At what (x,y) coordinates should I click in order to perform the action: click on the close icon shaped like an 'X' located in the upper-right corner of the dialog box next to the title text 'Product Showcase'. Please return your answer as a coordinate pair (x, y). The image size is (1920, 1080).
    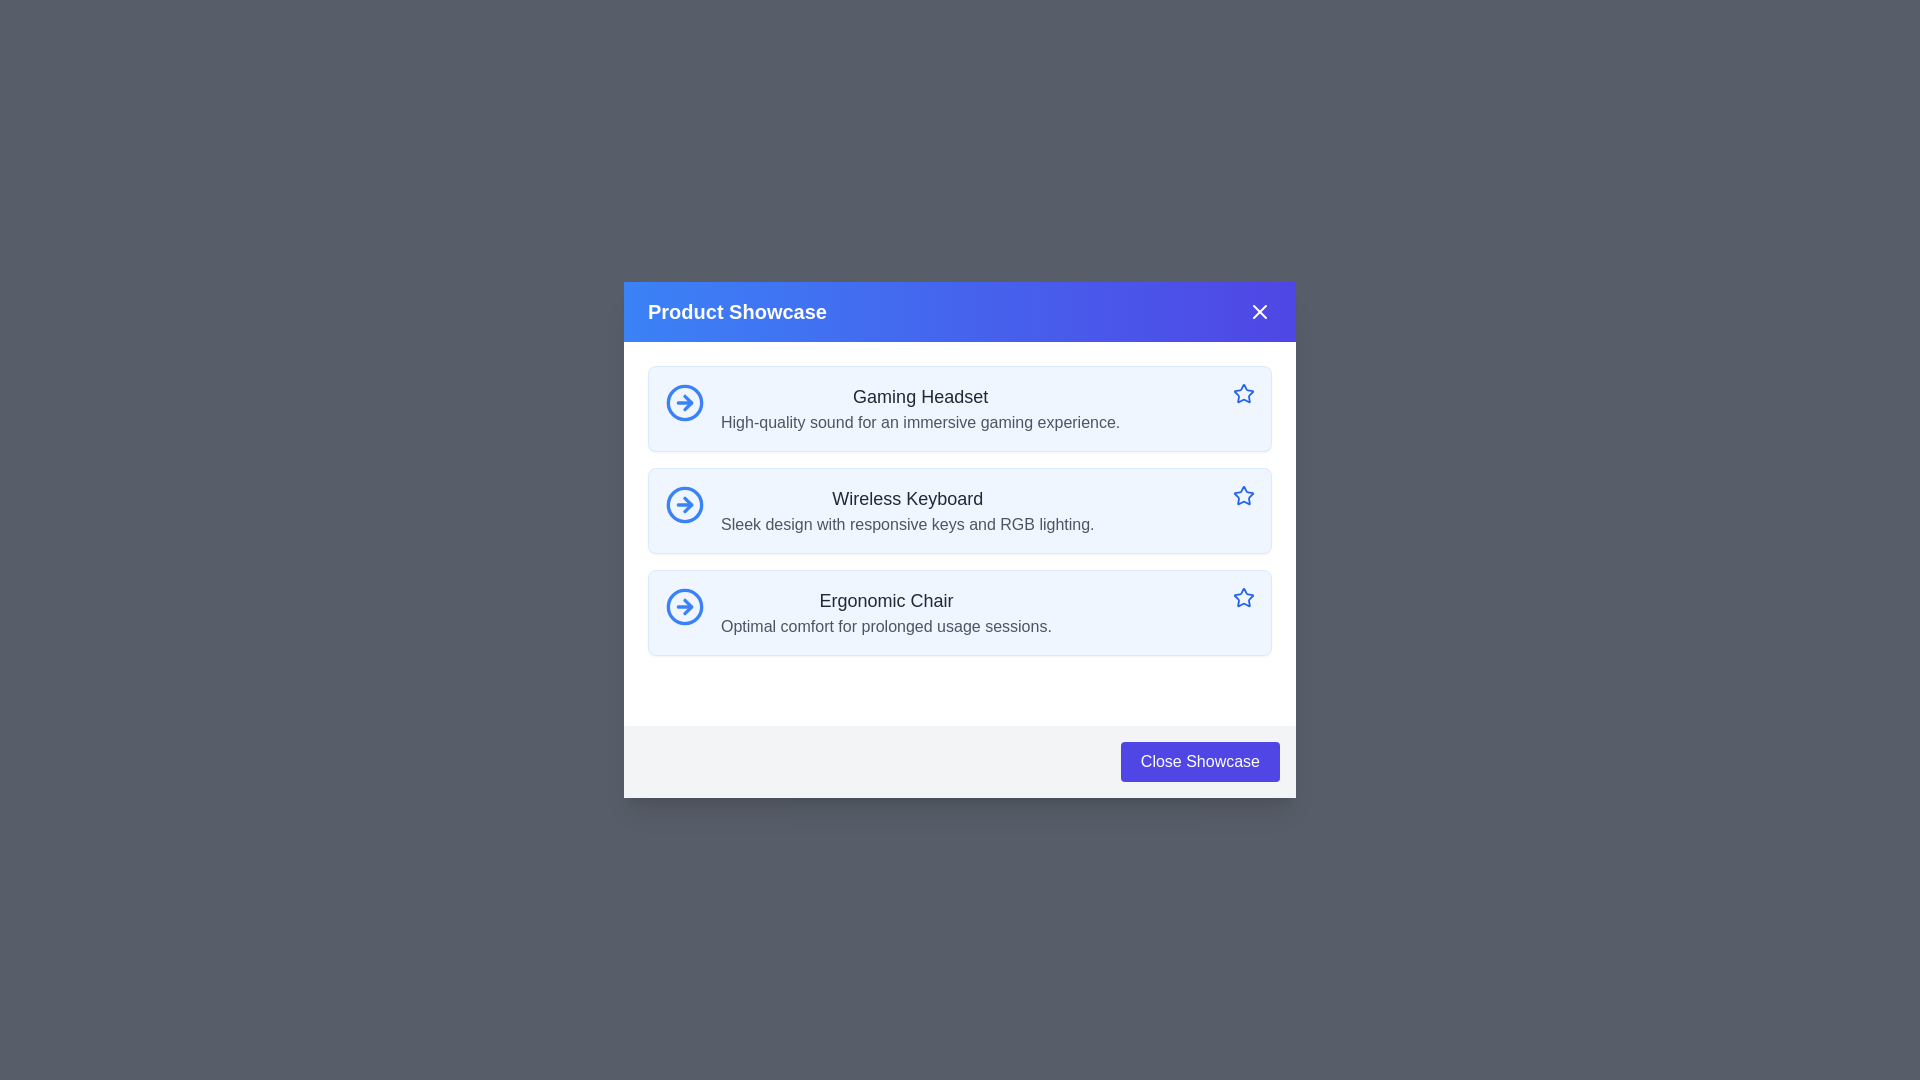
    Looking at the image, I should click on (1258, 312).